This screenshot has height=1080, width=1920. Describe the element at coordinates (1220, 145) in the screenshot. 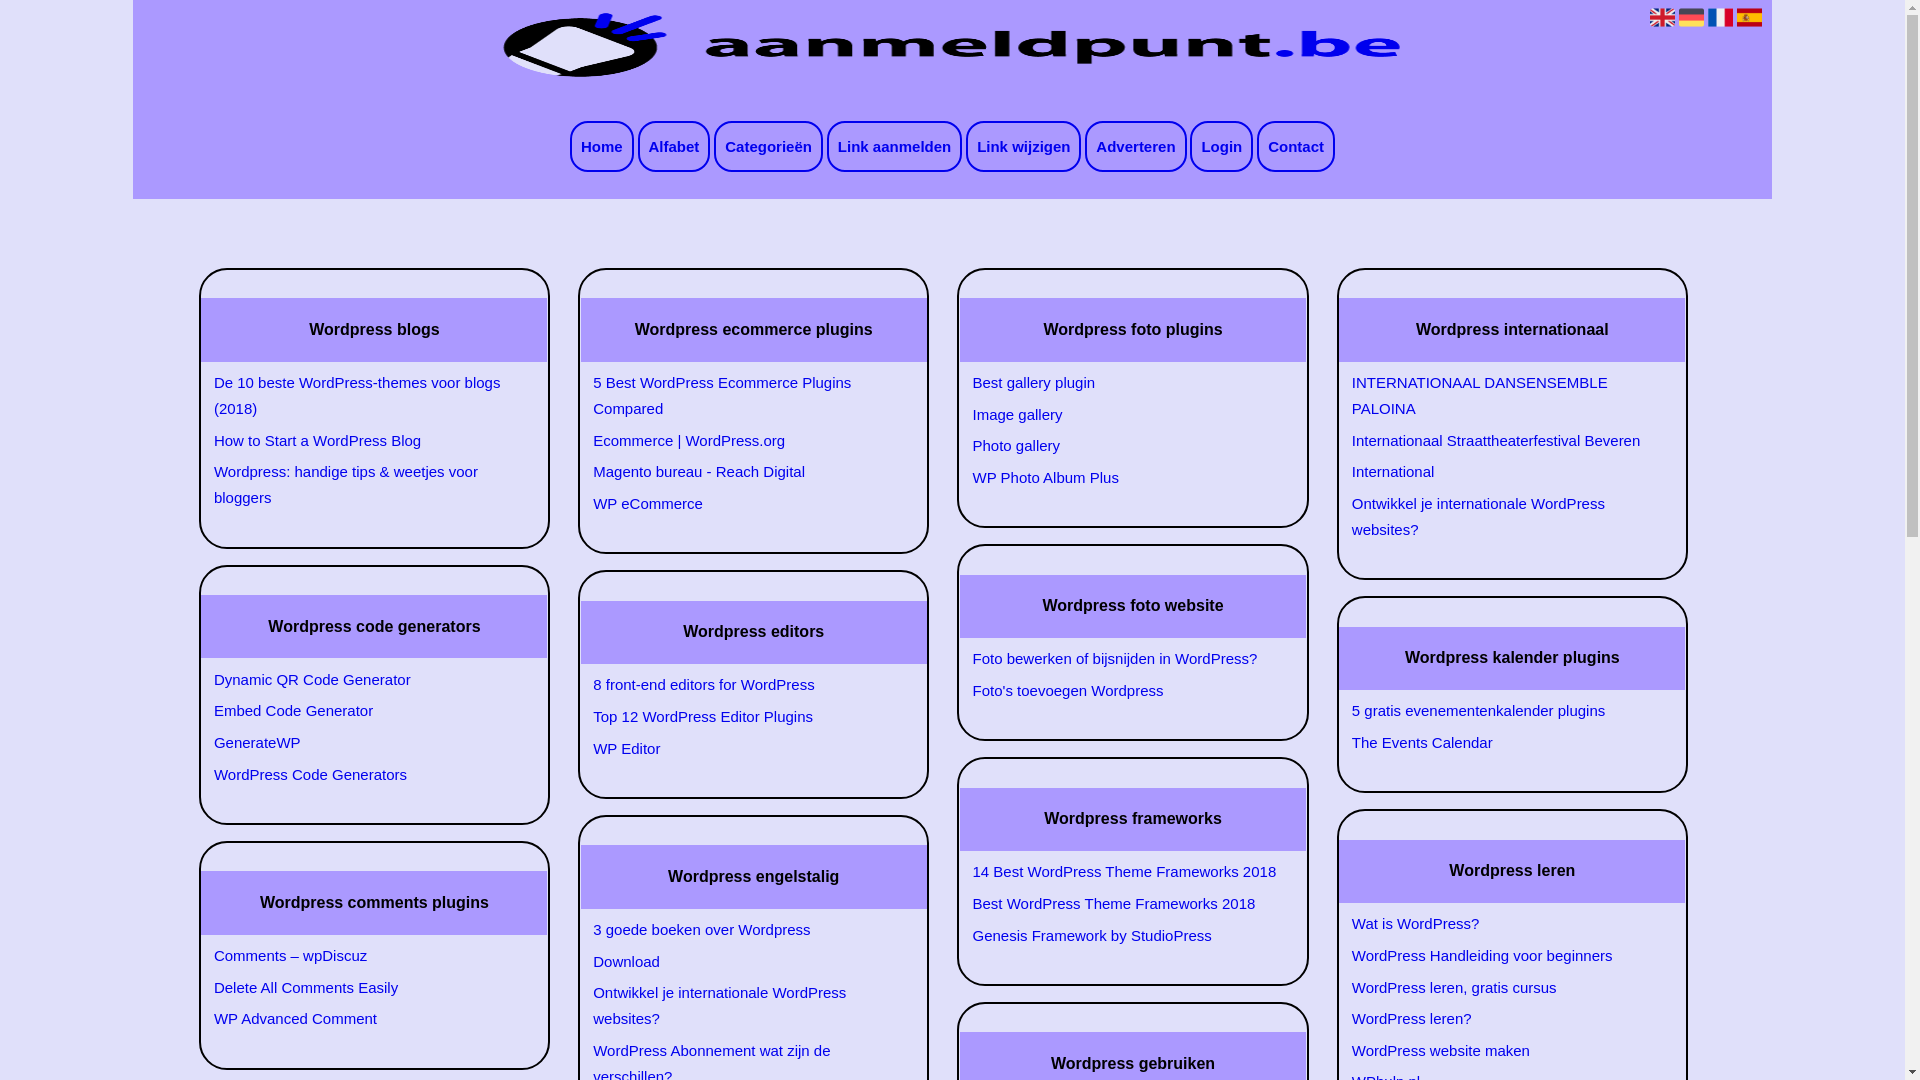

I see `'Login'` at that location.